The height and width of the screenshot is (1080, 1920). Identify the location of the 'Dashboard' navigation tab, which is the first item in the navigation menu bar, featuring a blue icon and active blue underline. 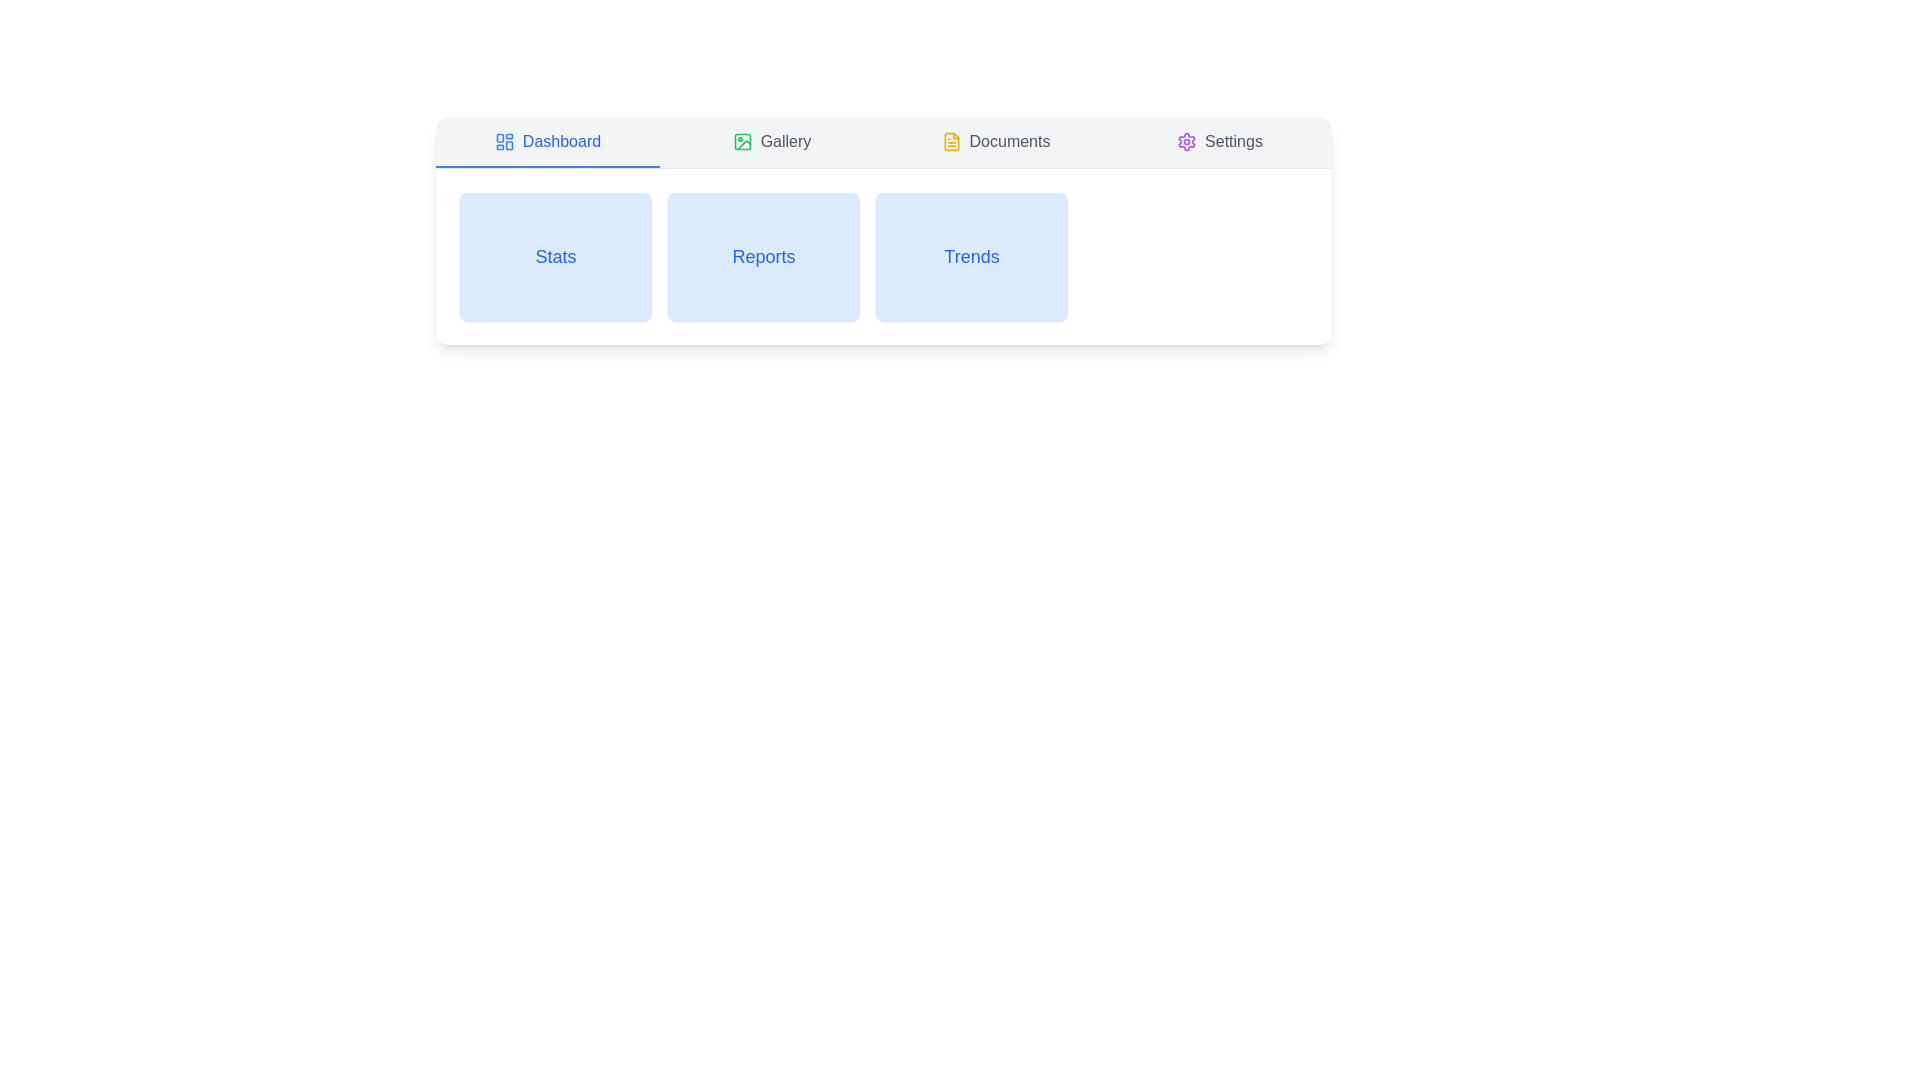
(547, 141).